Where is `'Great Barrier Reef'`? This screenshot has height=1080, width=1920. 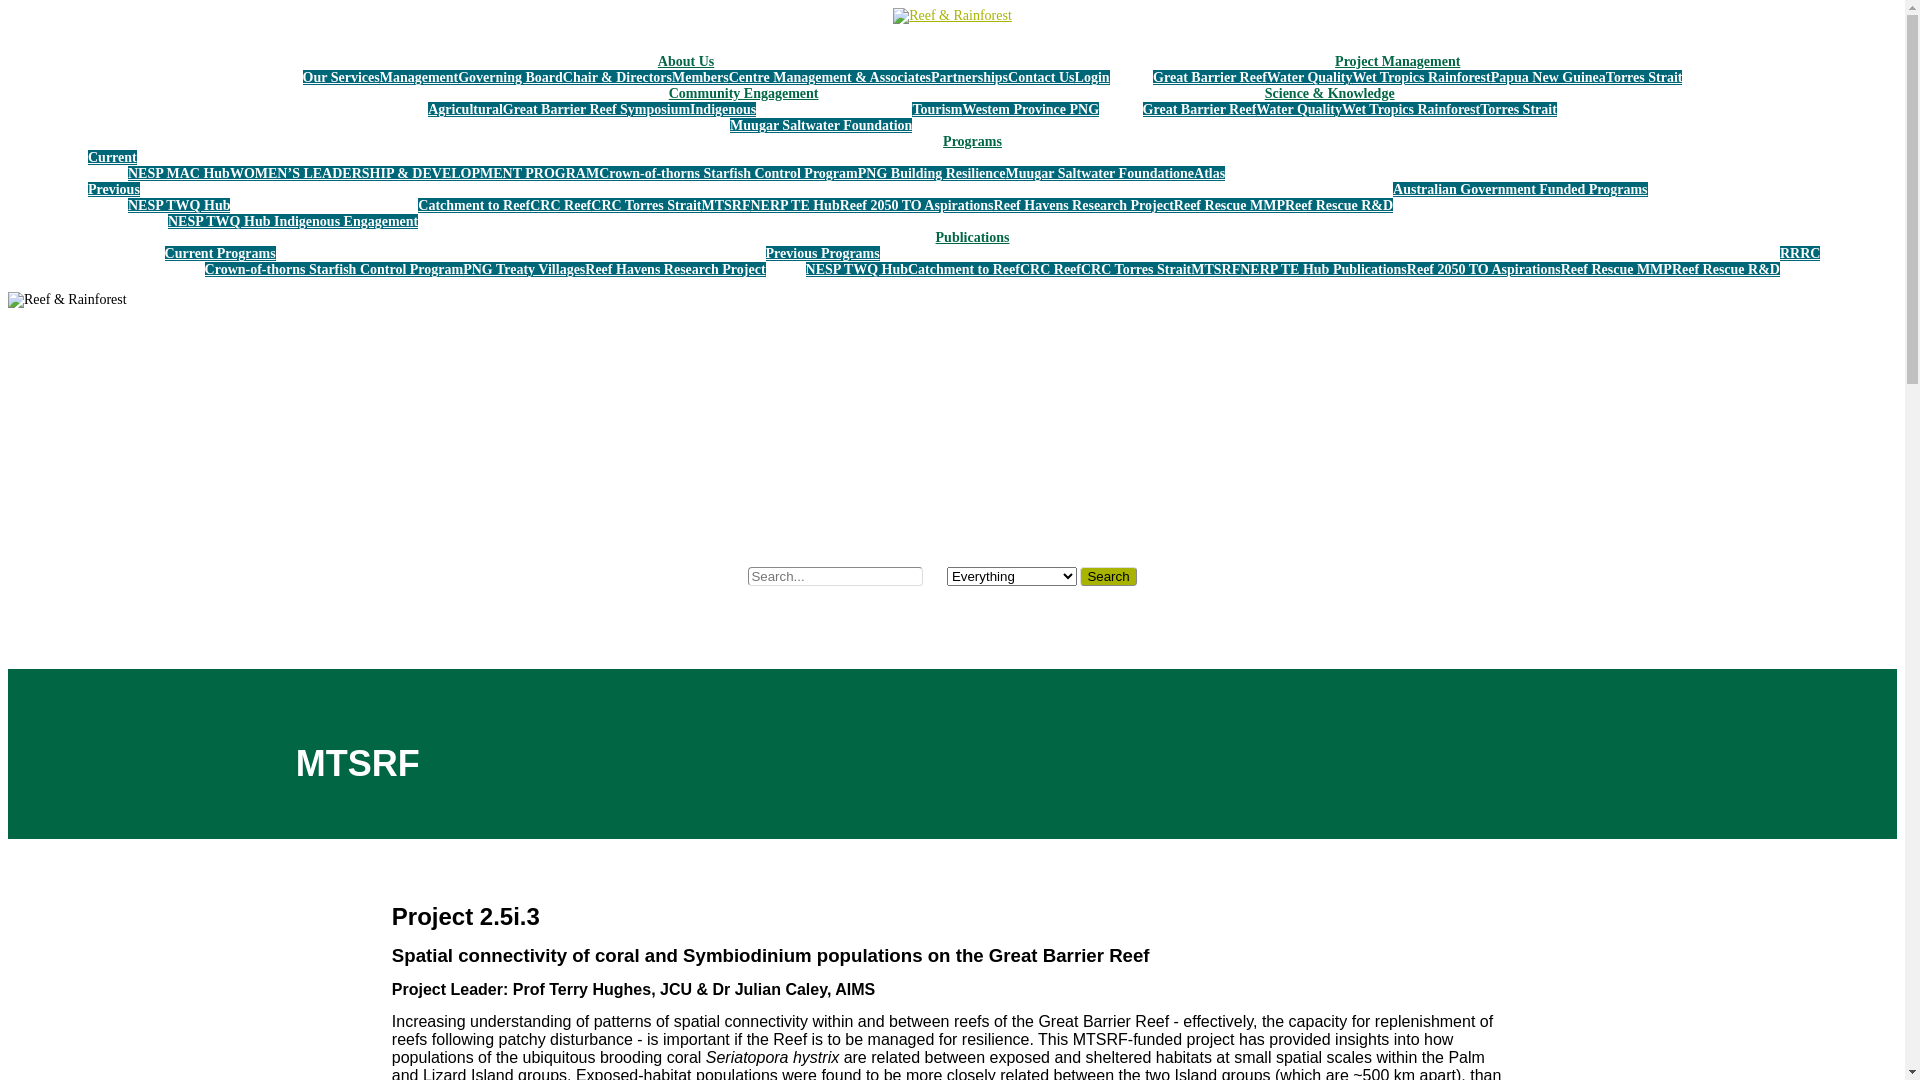 'Great Barrier Reef' is located at coordinates (1208, 76).